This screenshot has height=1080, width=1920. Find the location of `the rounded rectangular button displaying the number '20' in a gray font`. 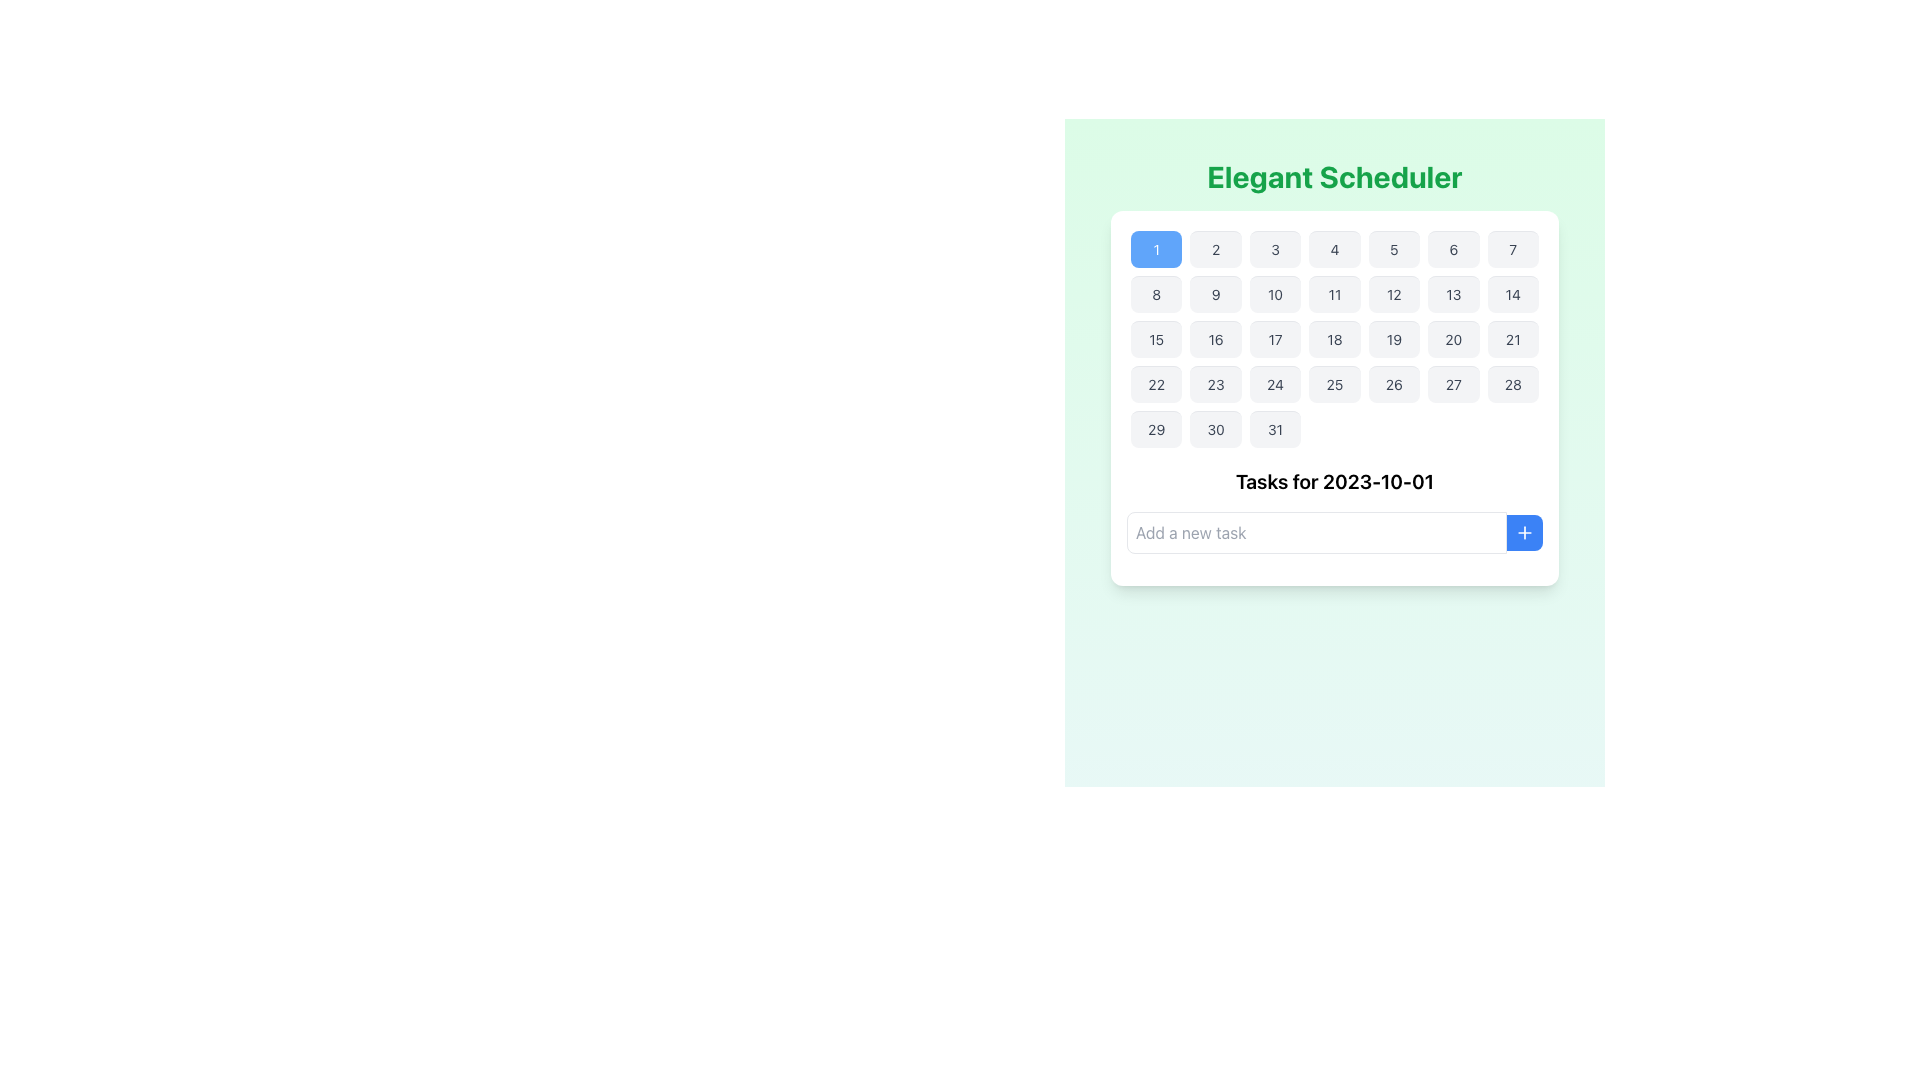

the rounded rectangular button displaying the number '20' in a gray font is located at coordinates (1453, 338).